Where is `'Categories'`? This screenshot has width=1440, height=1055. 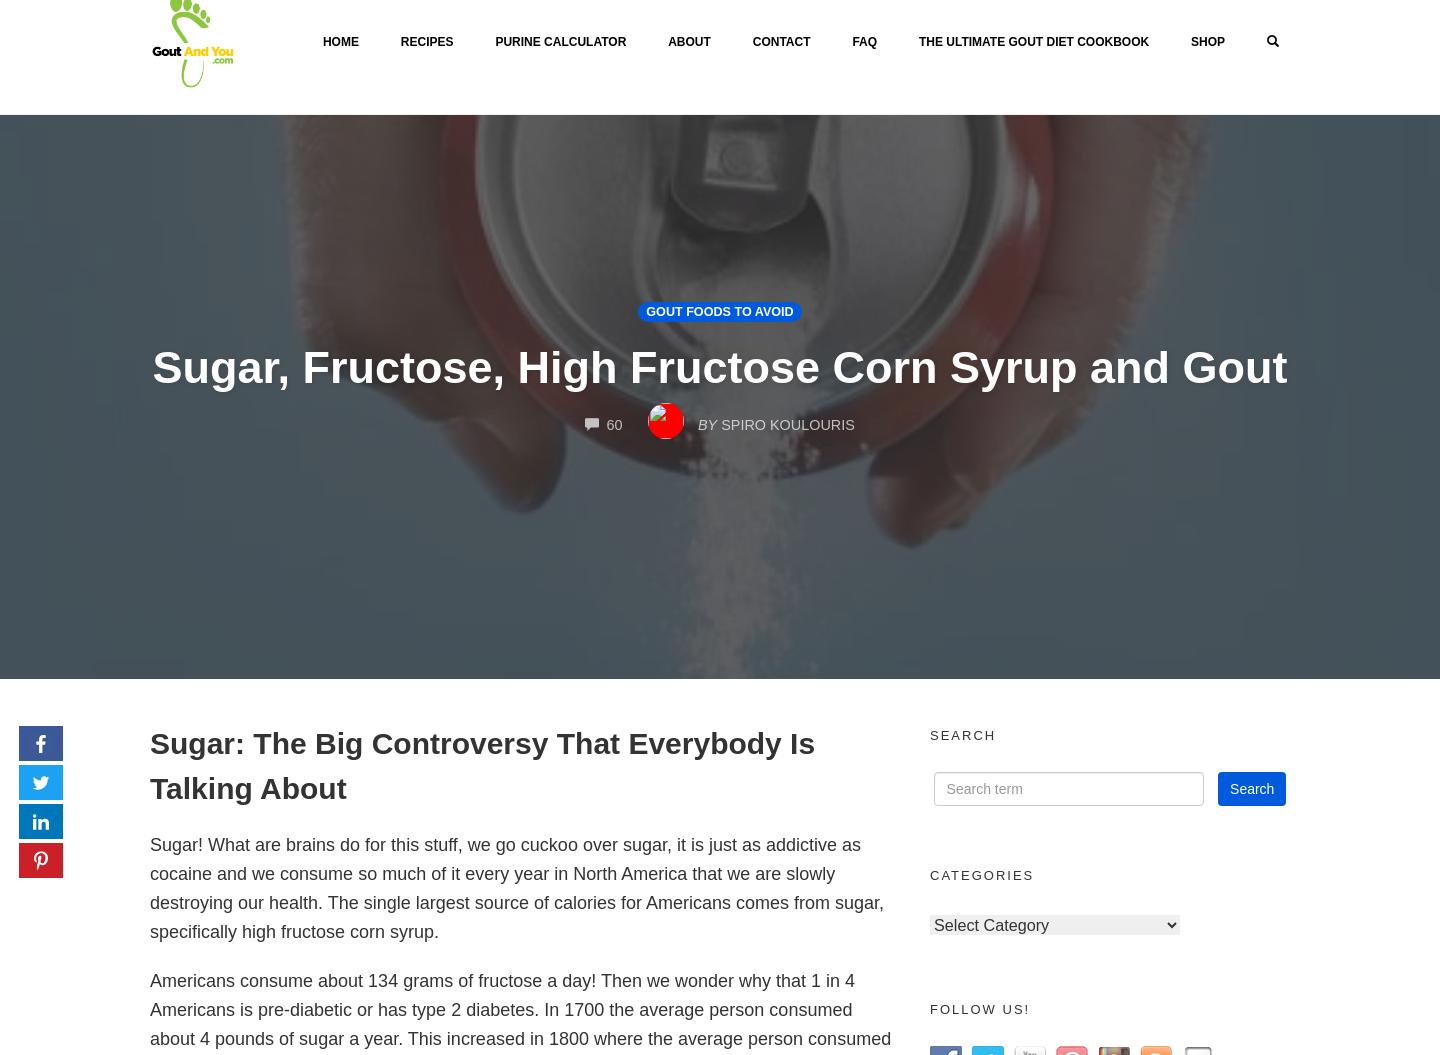 'Categories' is located at coordinates (980, 875).